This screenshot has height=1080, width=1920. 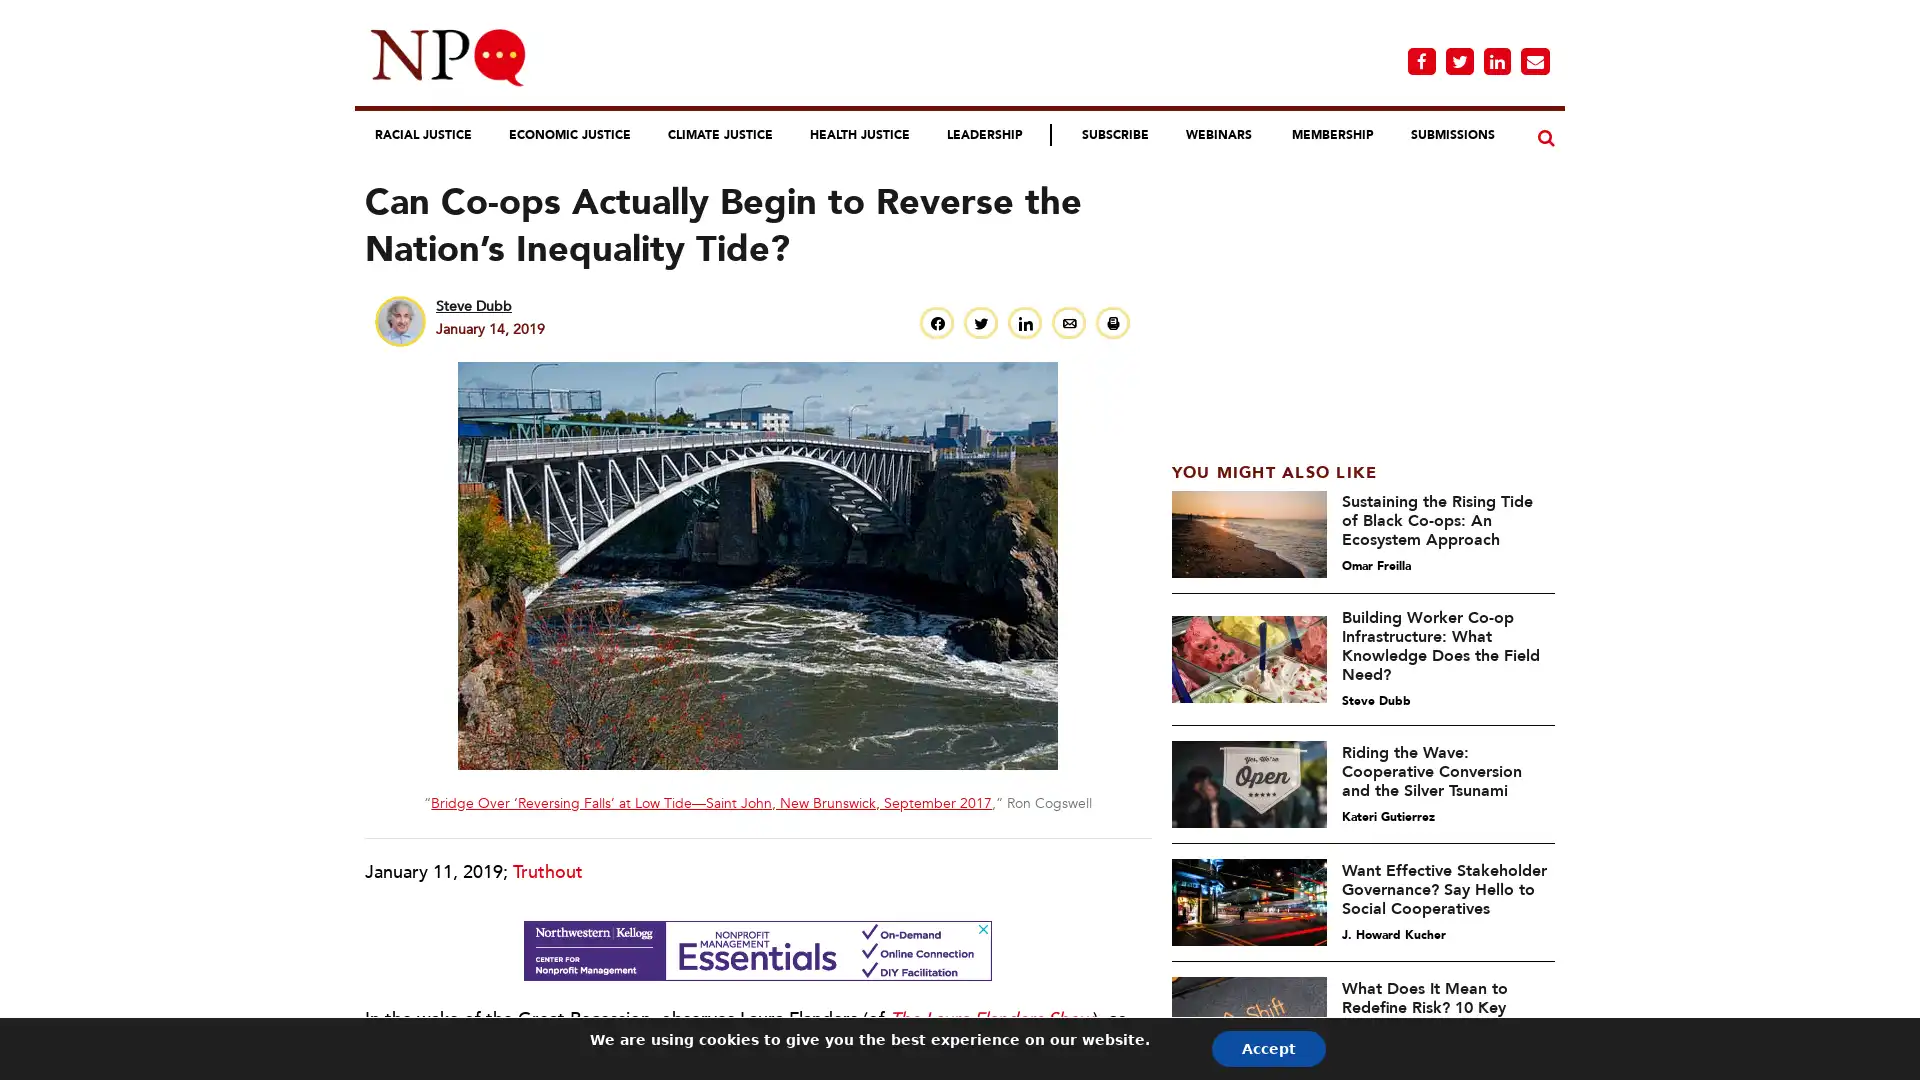 What do you see at coordinates (1235, 148) in the screenshot?
I see `Close` at bounding box center [1235, 148].